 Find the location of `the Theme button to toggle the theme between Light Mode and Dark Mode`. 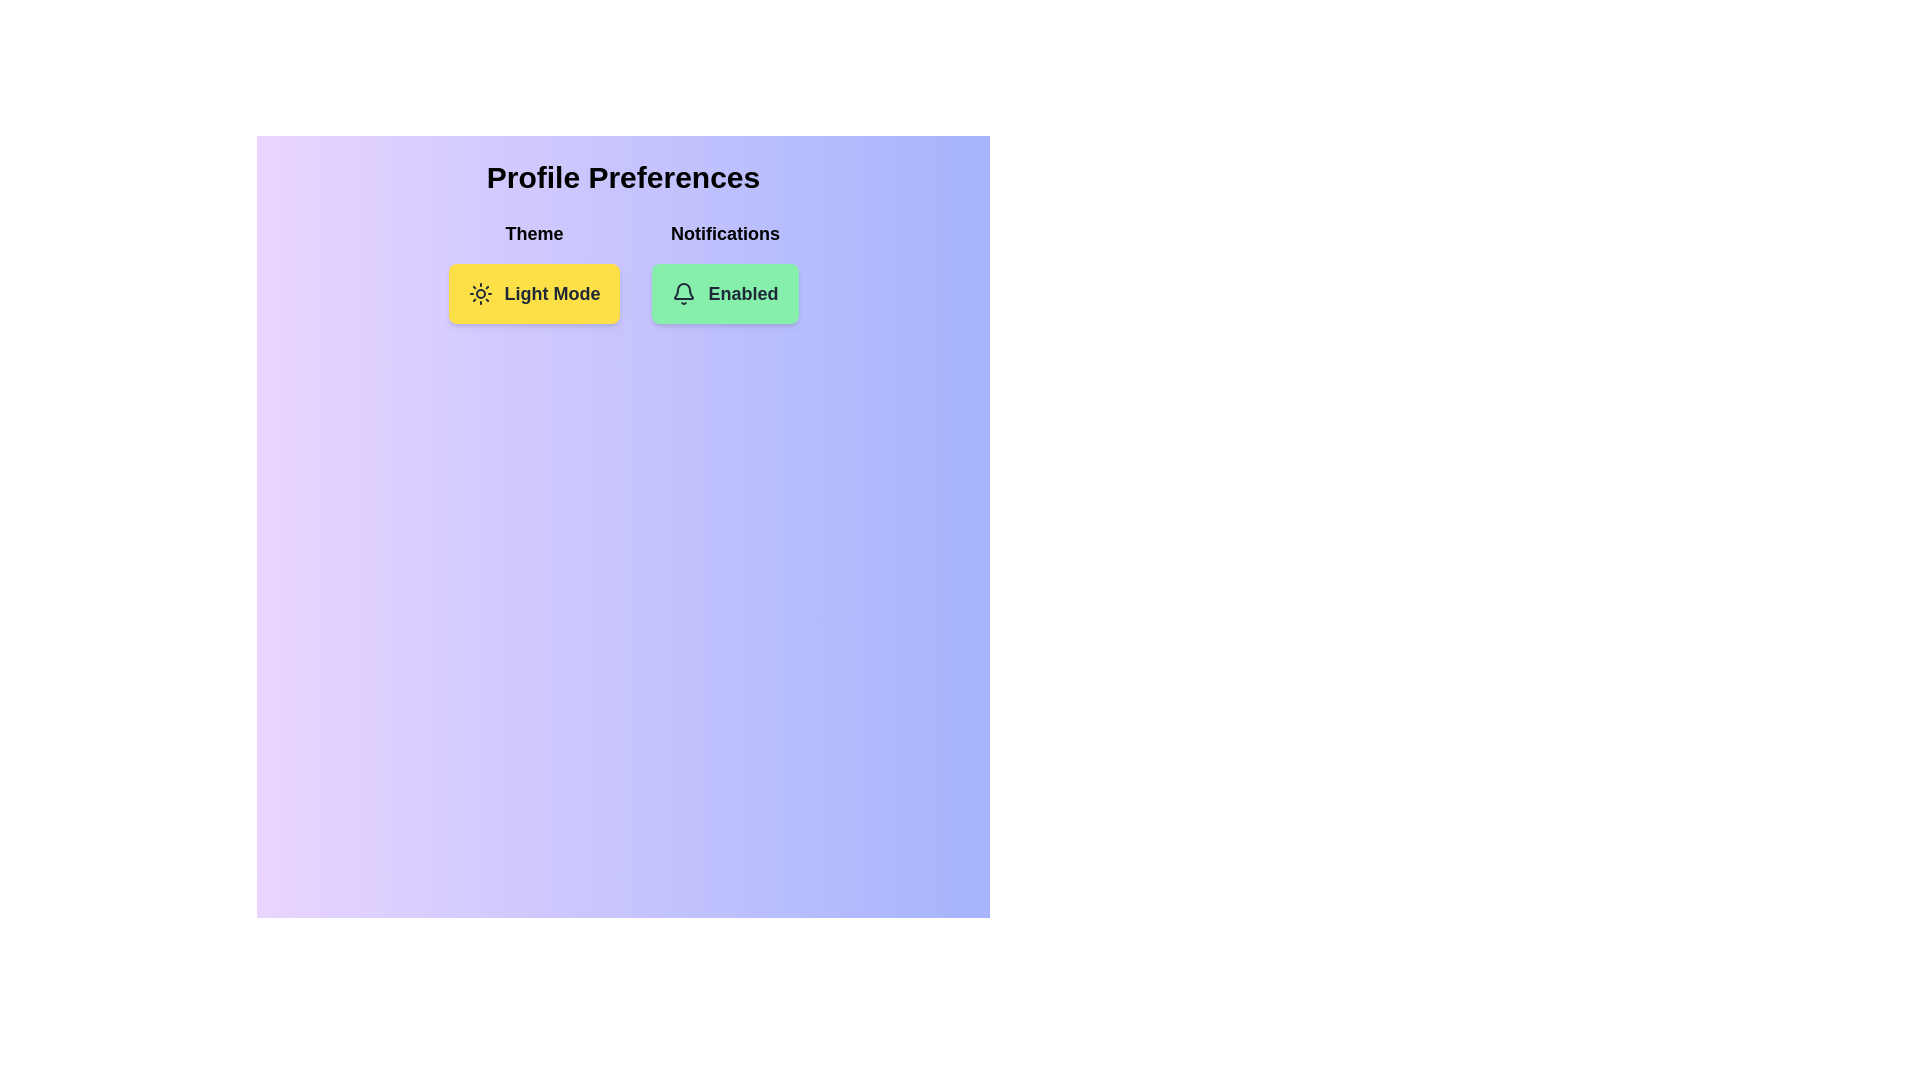

the Theme button to toggle the theme between Light Mode and Dark Mode is located at coordinates (533, 293).